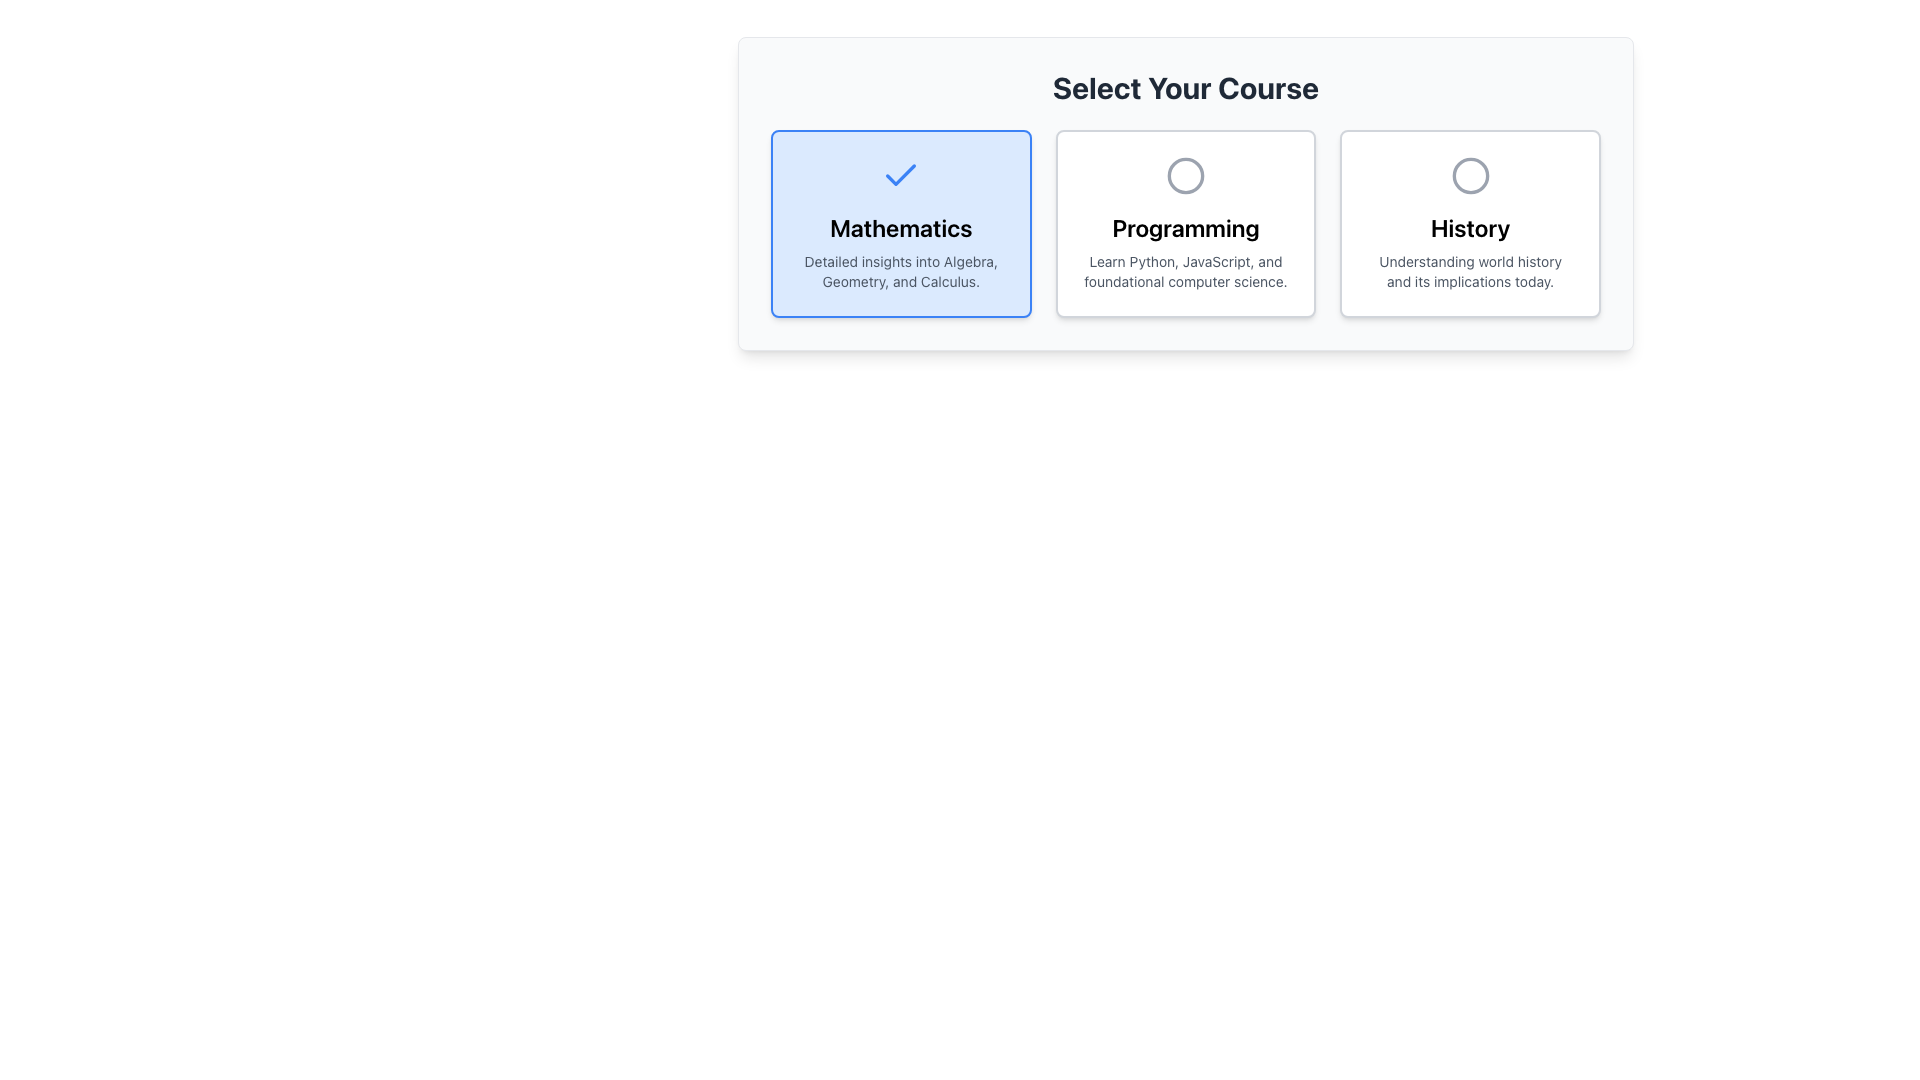 The height and width of the screenshot is (1080, 1920). What do you see at coordinates (1185, 272) in the screenshot?
I see `text block that contains 'Learn Python, JavaScript, and foundational computer science.' which is styled in a smaller font and located below the 'Programming' heading on the Programming card` at bounding box center [1185, 272].